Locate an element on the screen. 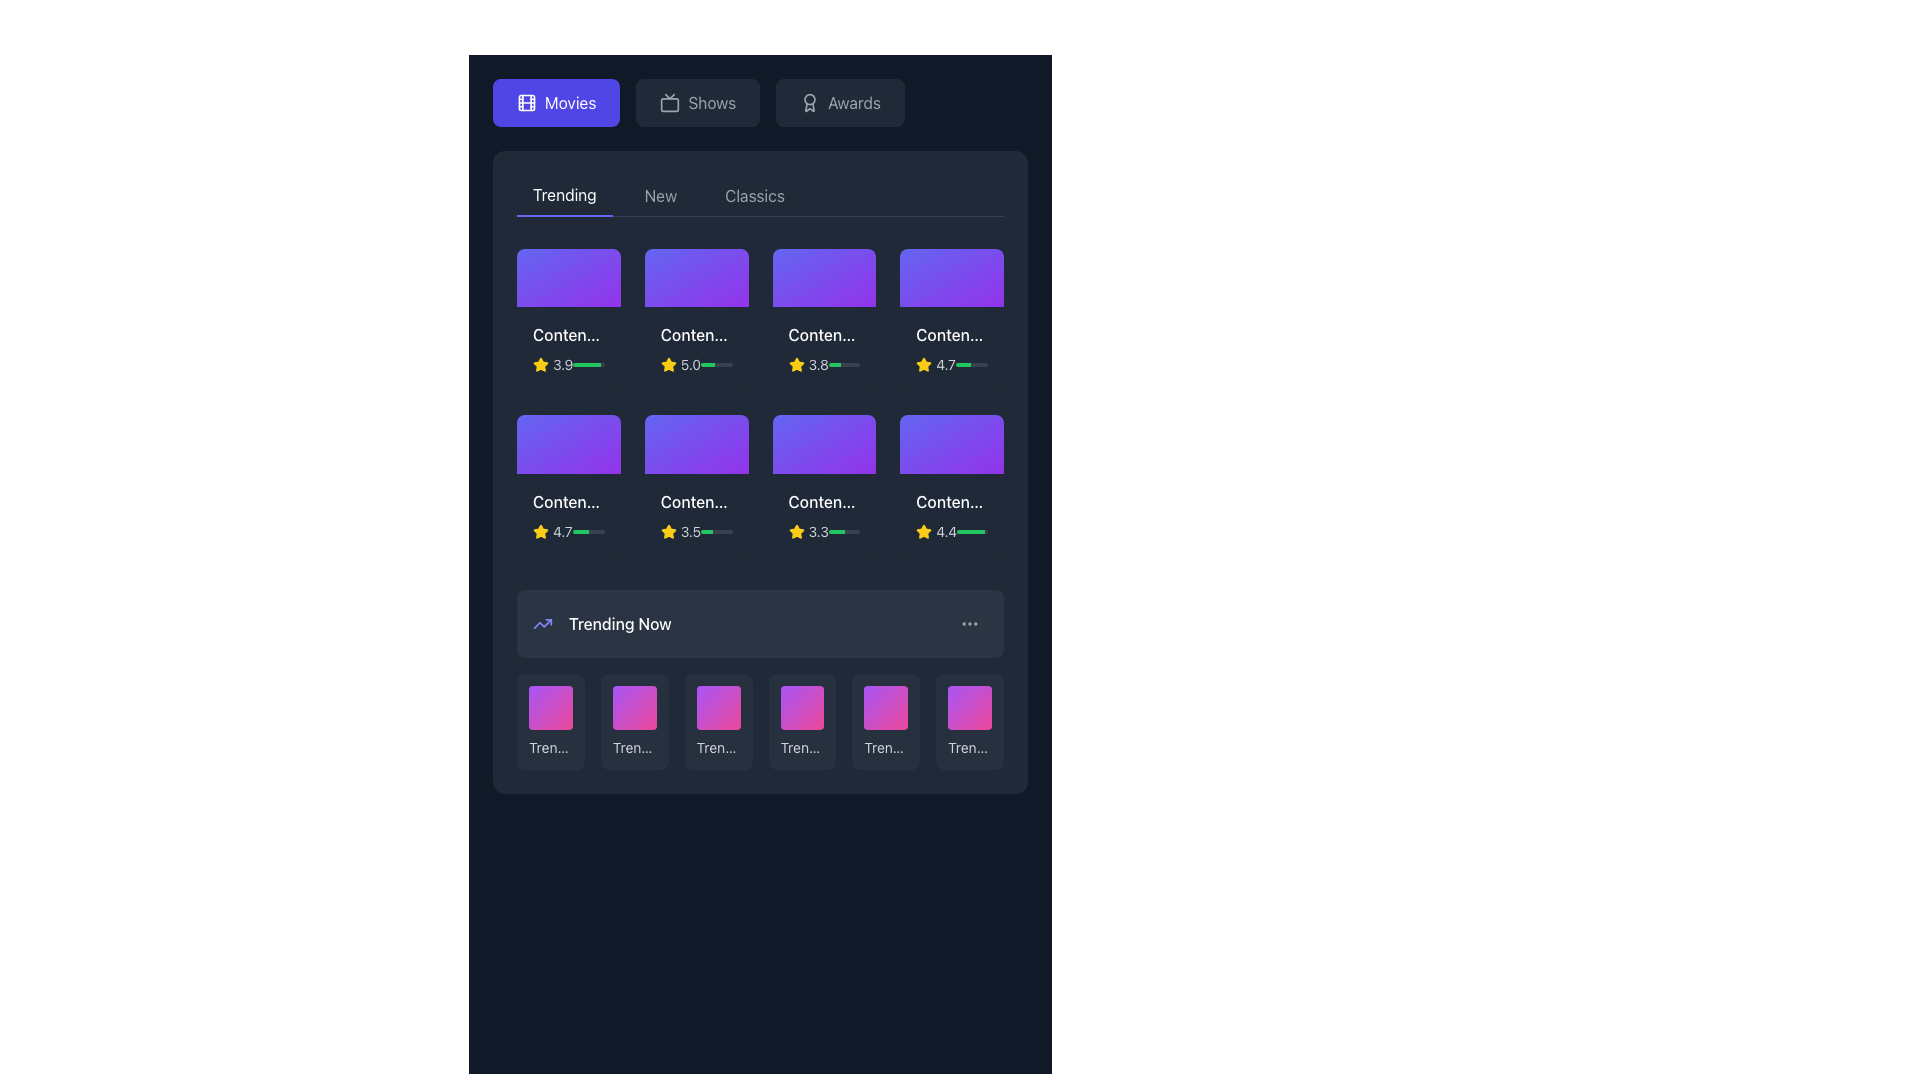 This screenshot has height=1080, width=1920. the 'Shows' text label located in the navigation bar, positioned between the 'Movies' button and the 'Awards' icon is located at coordinates (712, 103).